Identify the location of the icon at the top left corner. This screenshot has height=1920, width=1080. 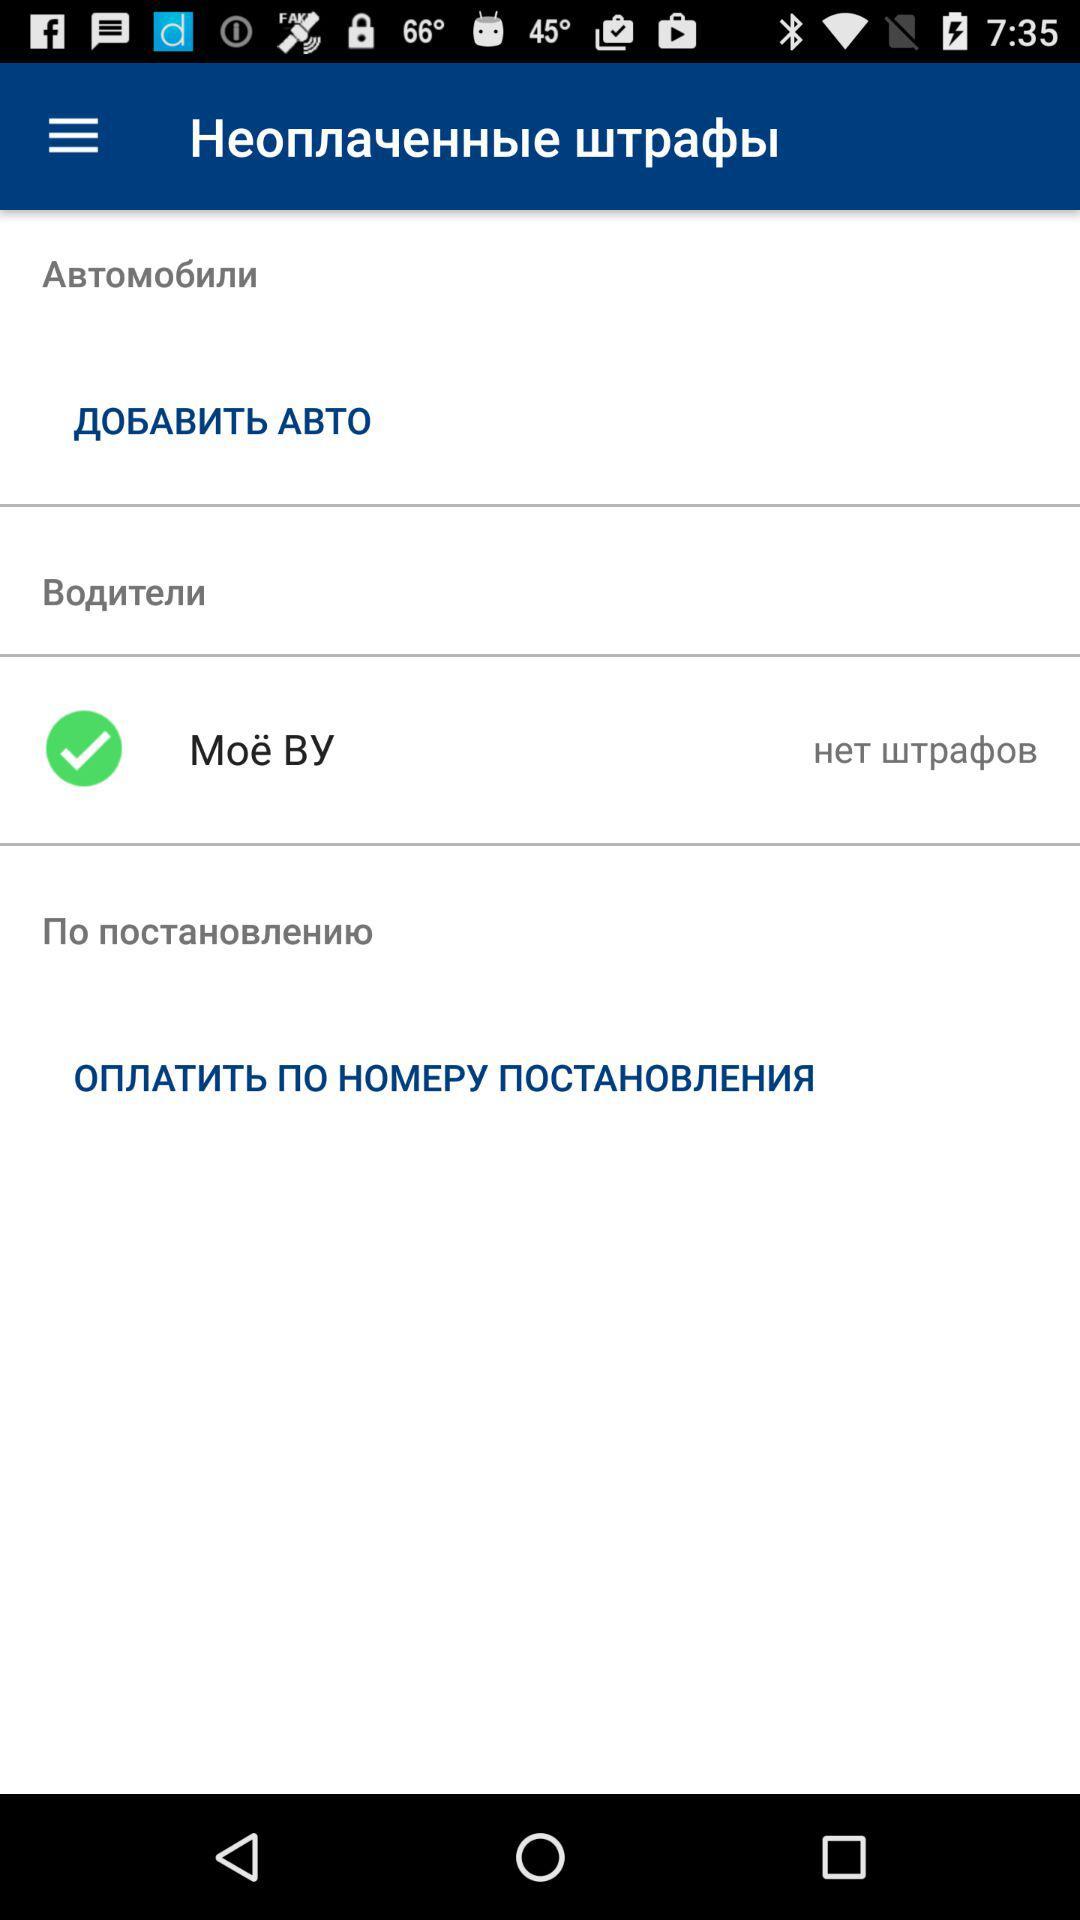
(72, 135).